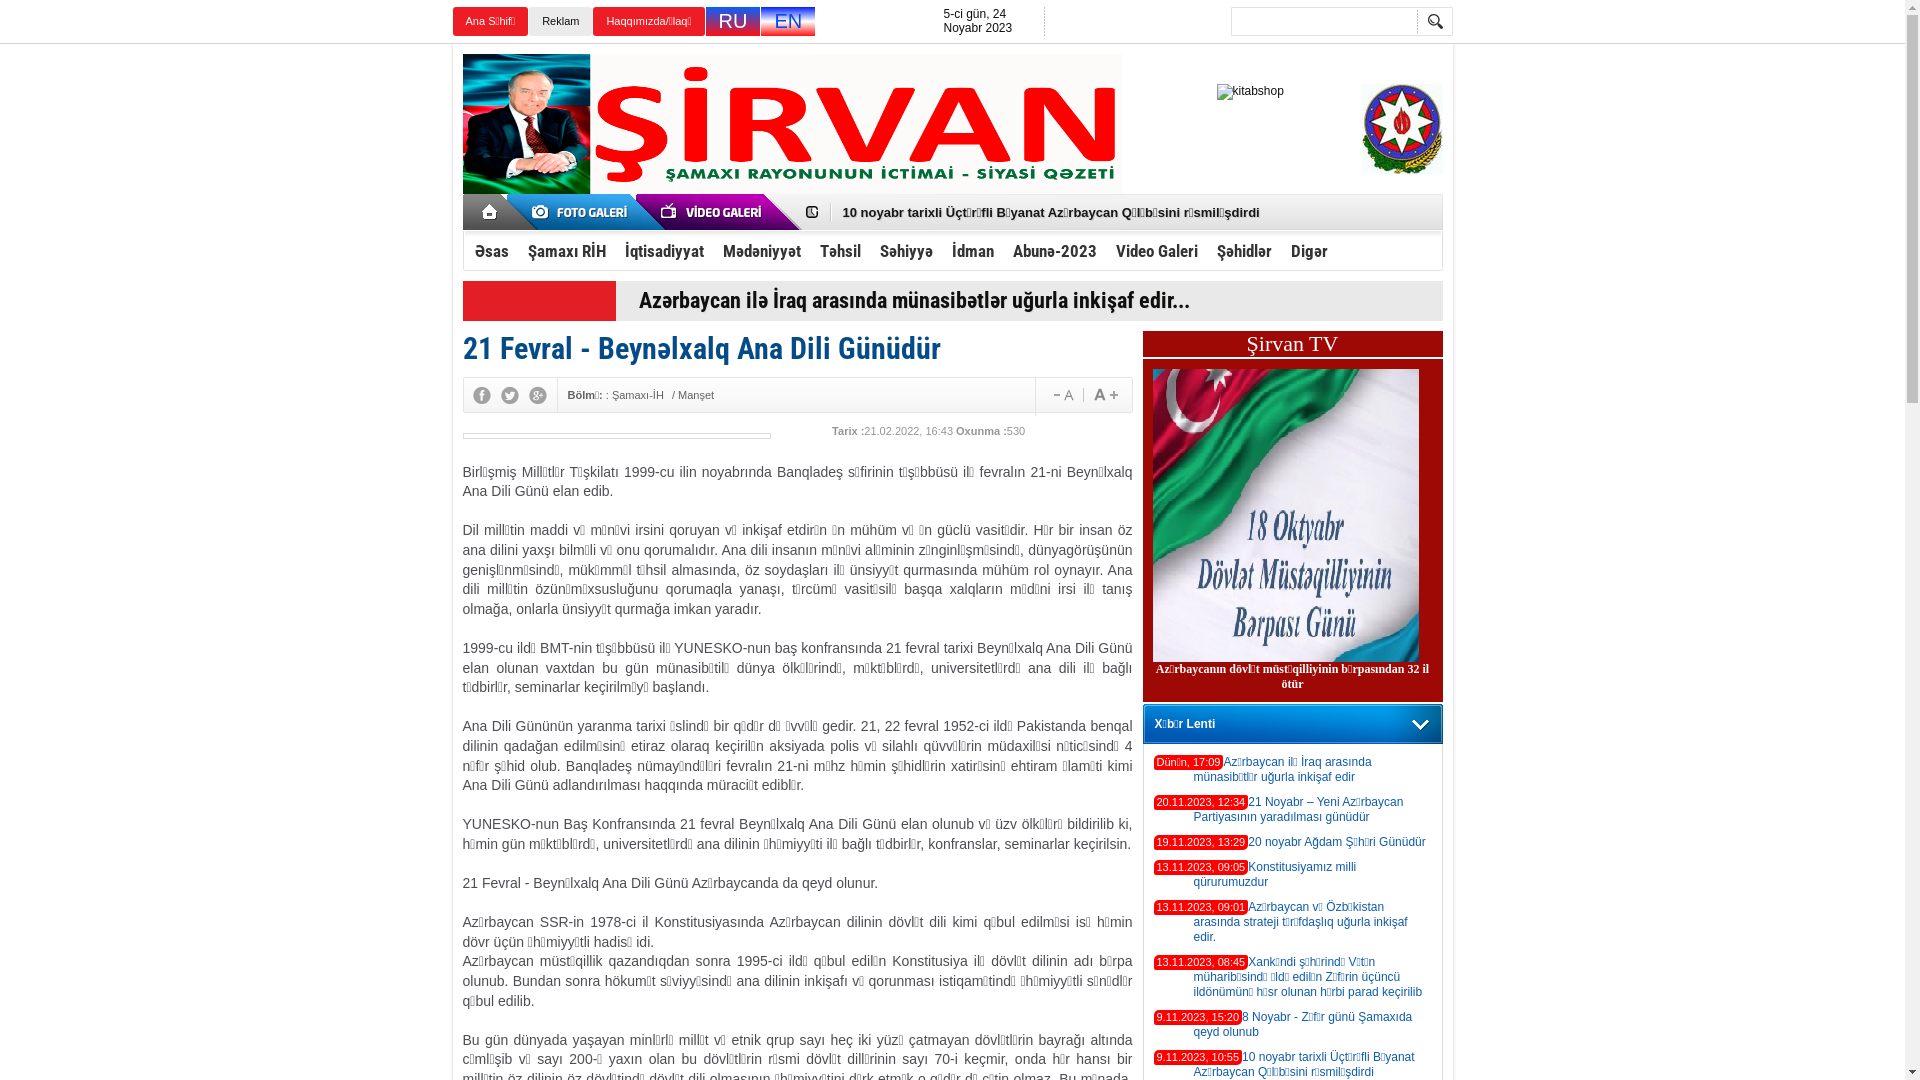 The image size is (1920, 1080). I want to click on 'Facebook', so click(480, 394).